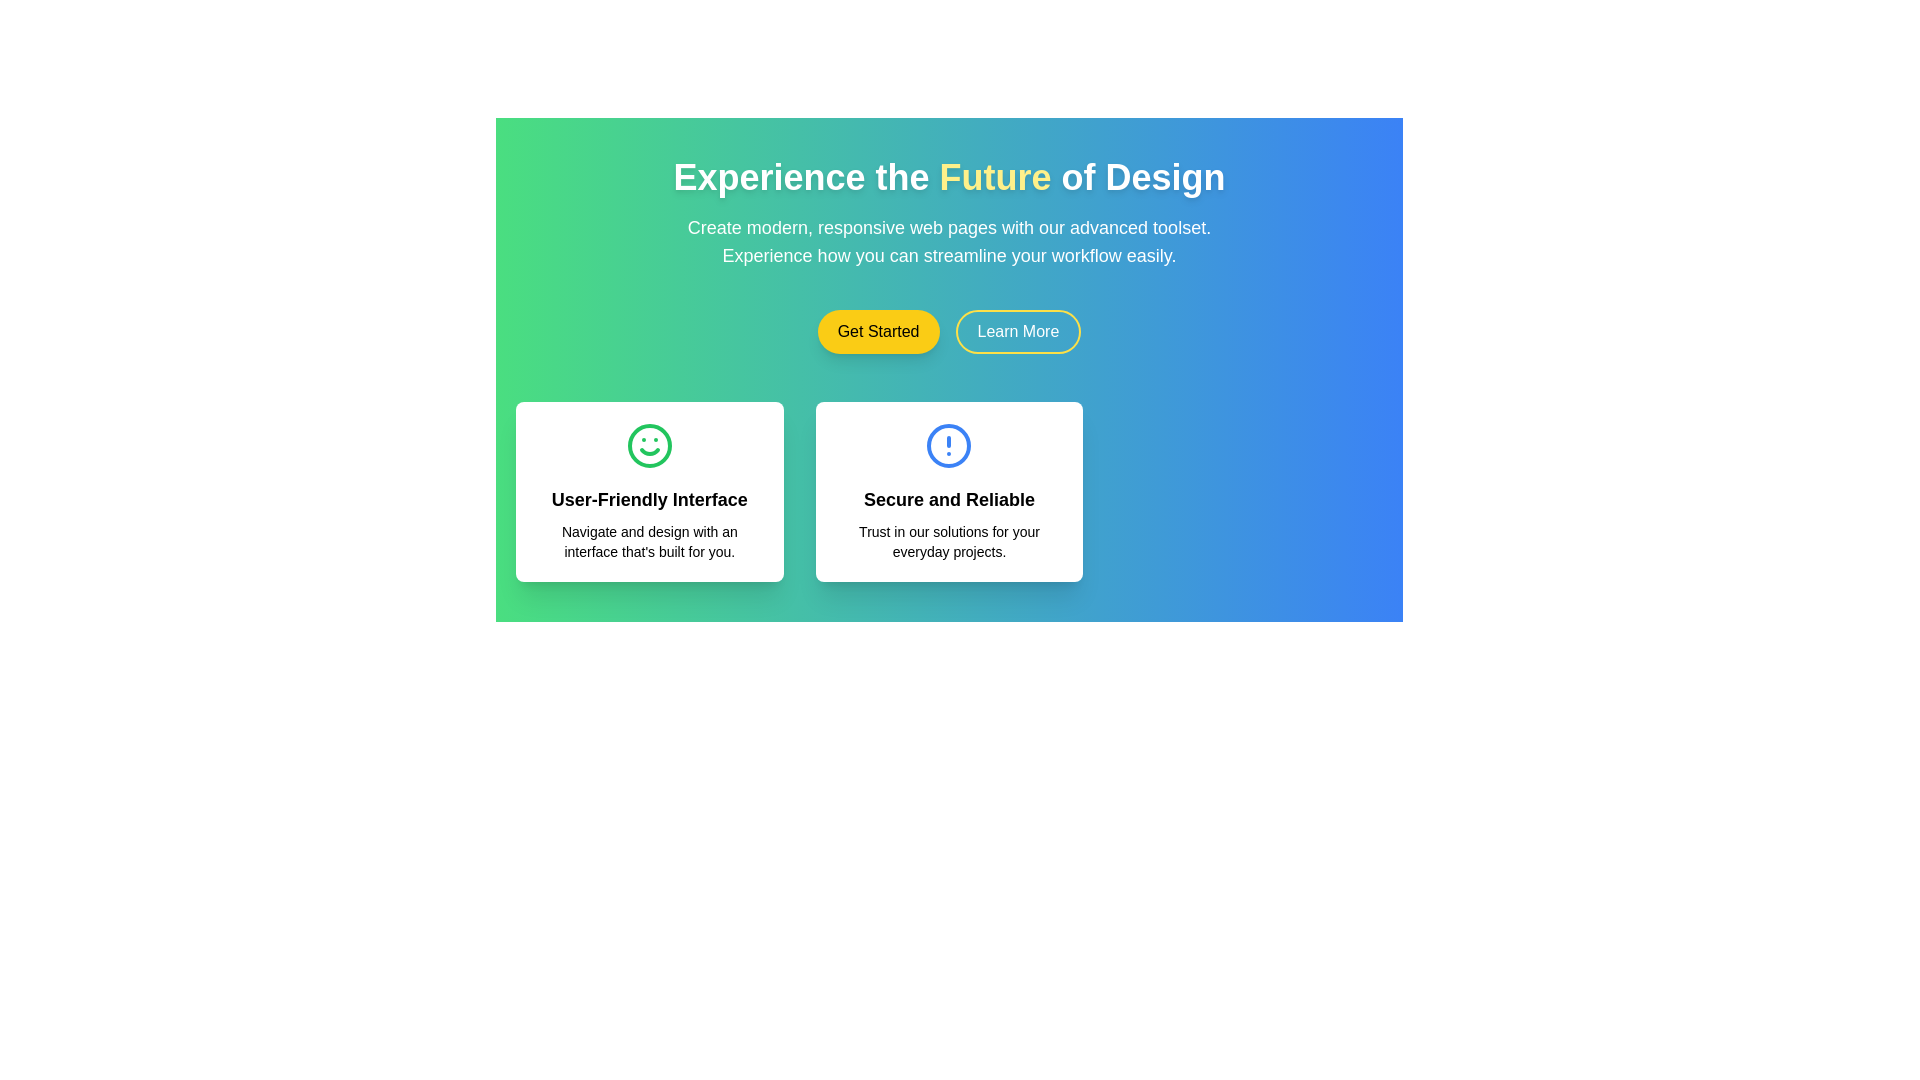 Image resolution: width=1920 pixels, height=1080 pixels. Describe the element at coordinates (649, 492) in the screenshot. I see `the card component that presents a concise description of a feature or benefit offered by the application, located in the first column of the three-column grid on the left side, adjacent to the card that starts with 'Secure and Reliable'` at that location.